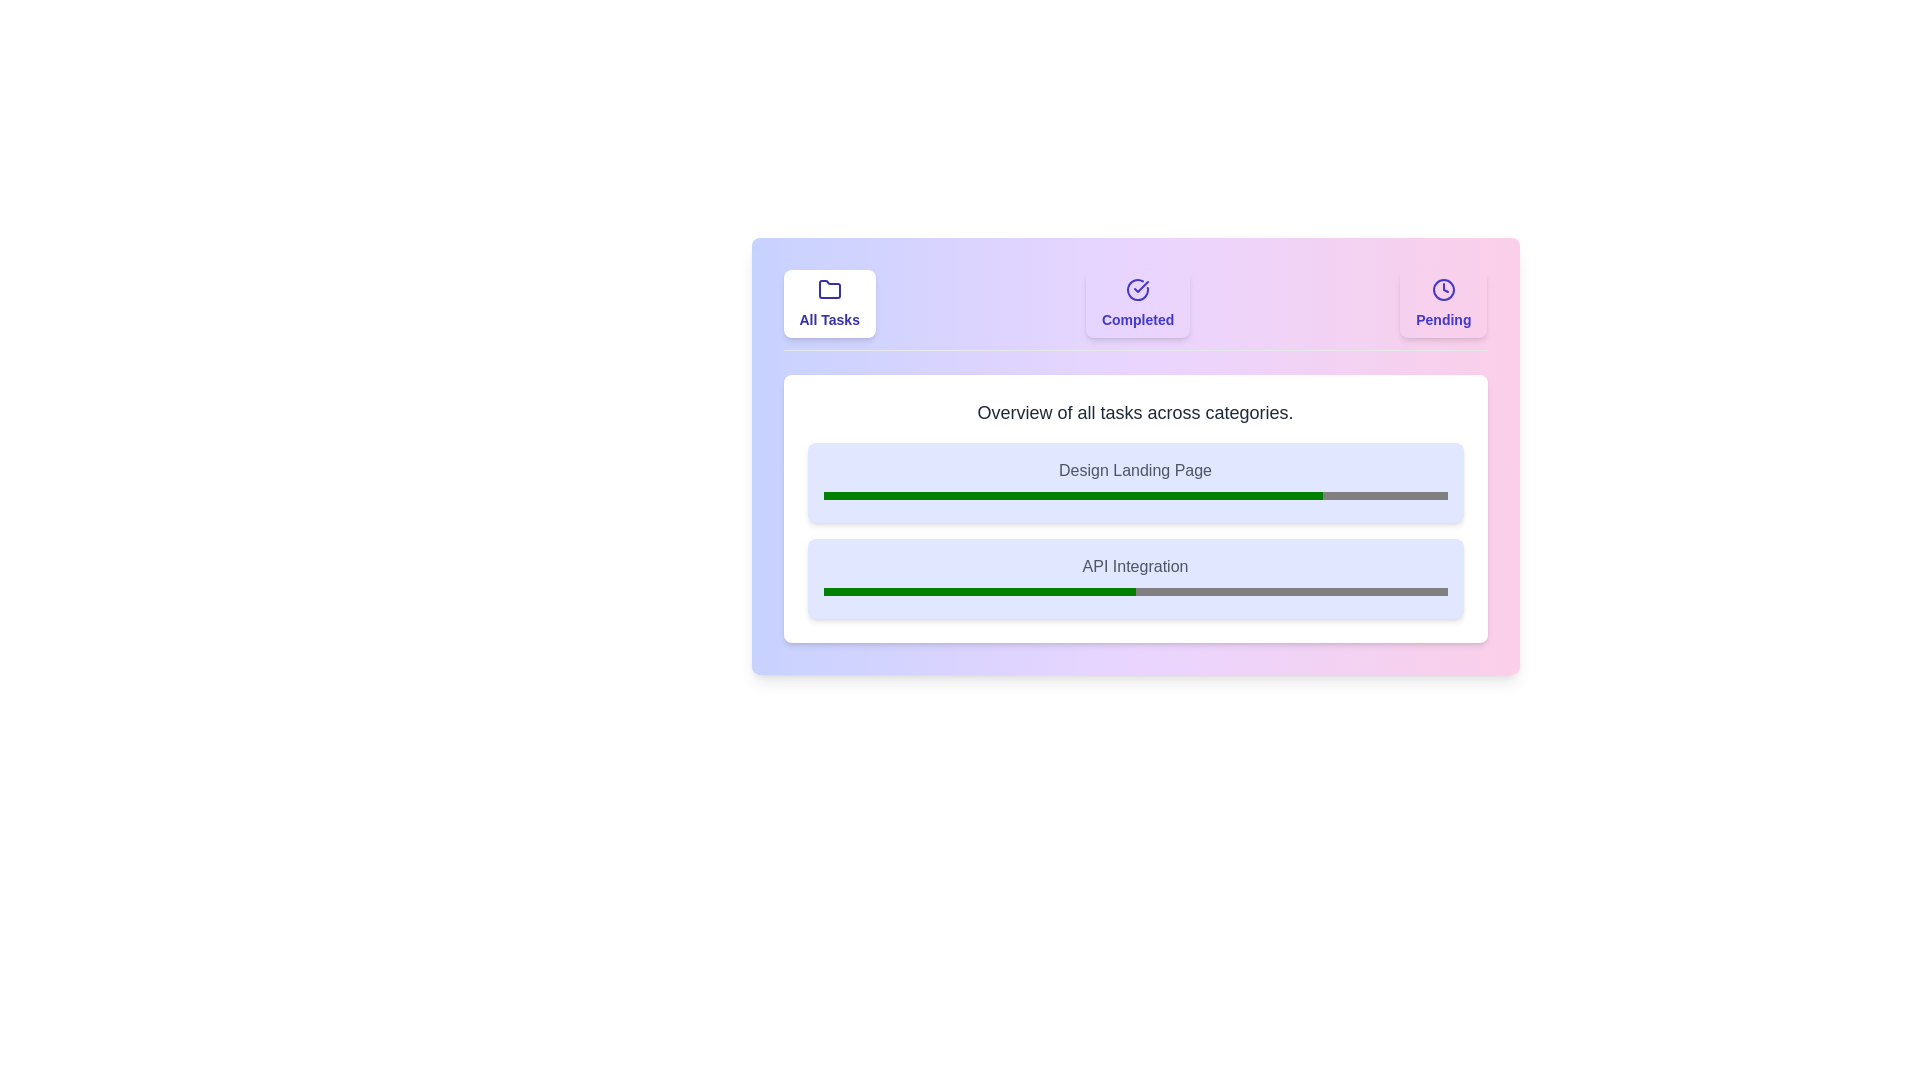 This screenshot has width=1920, height=1080. Describe the element at coordinates (829, 289) in the screenshot. I see `the folder icon located within the 'All Tasks' button at the top-left corner of the interface` at that location.